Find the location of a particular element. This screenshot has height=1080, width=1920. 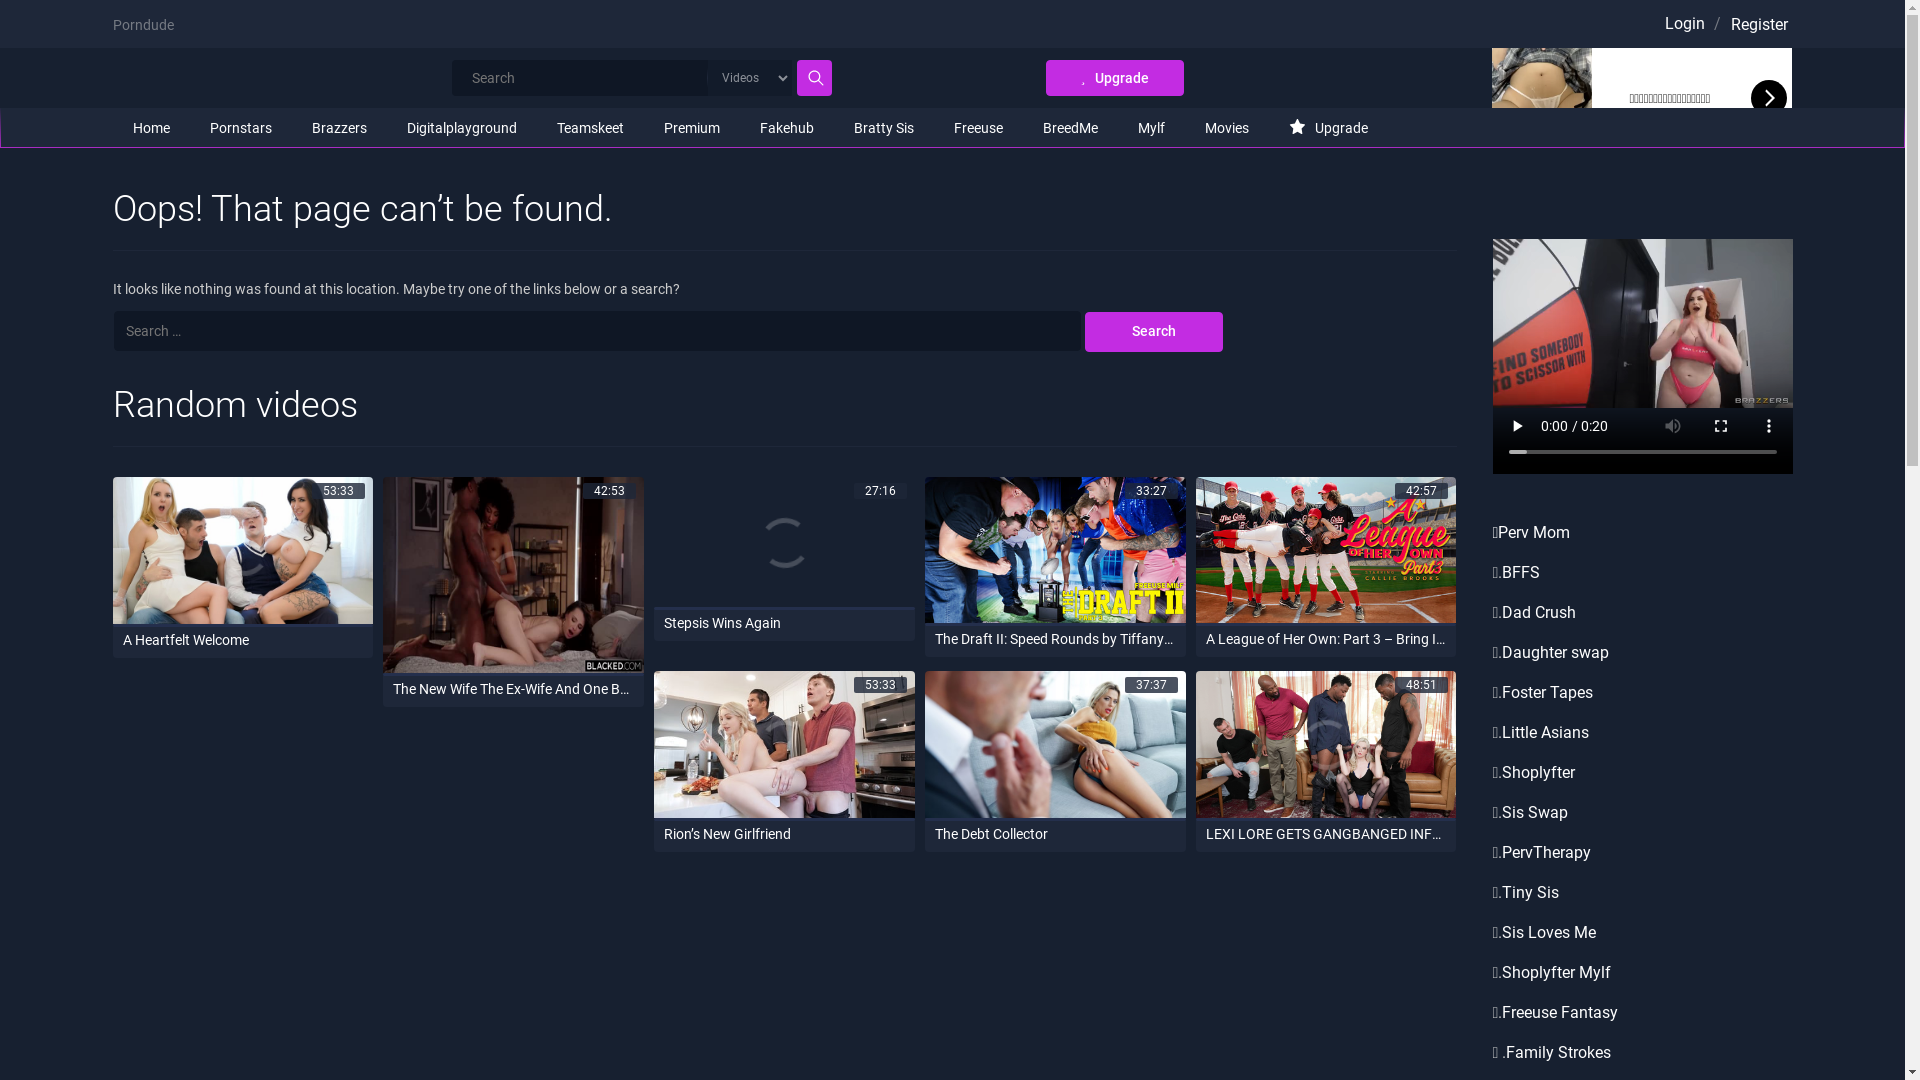

'Sis Loves Me' is located at coordinates (1548, 932).